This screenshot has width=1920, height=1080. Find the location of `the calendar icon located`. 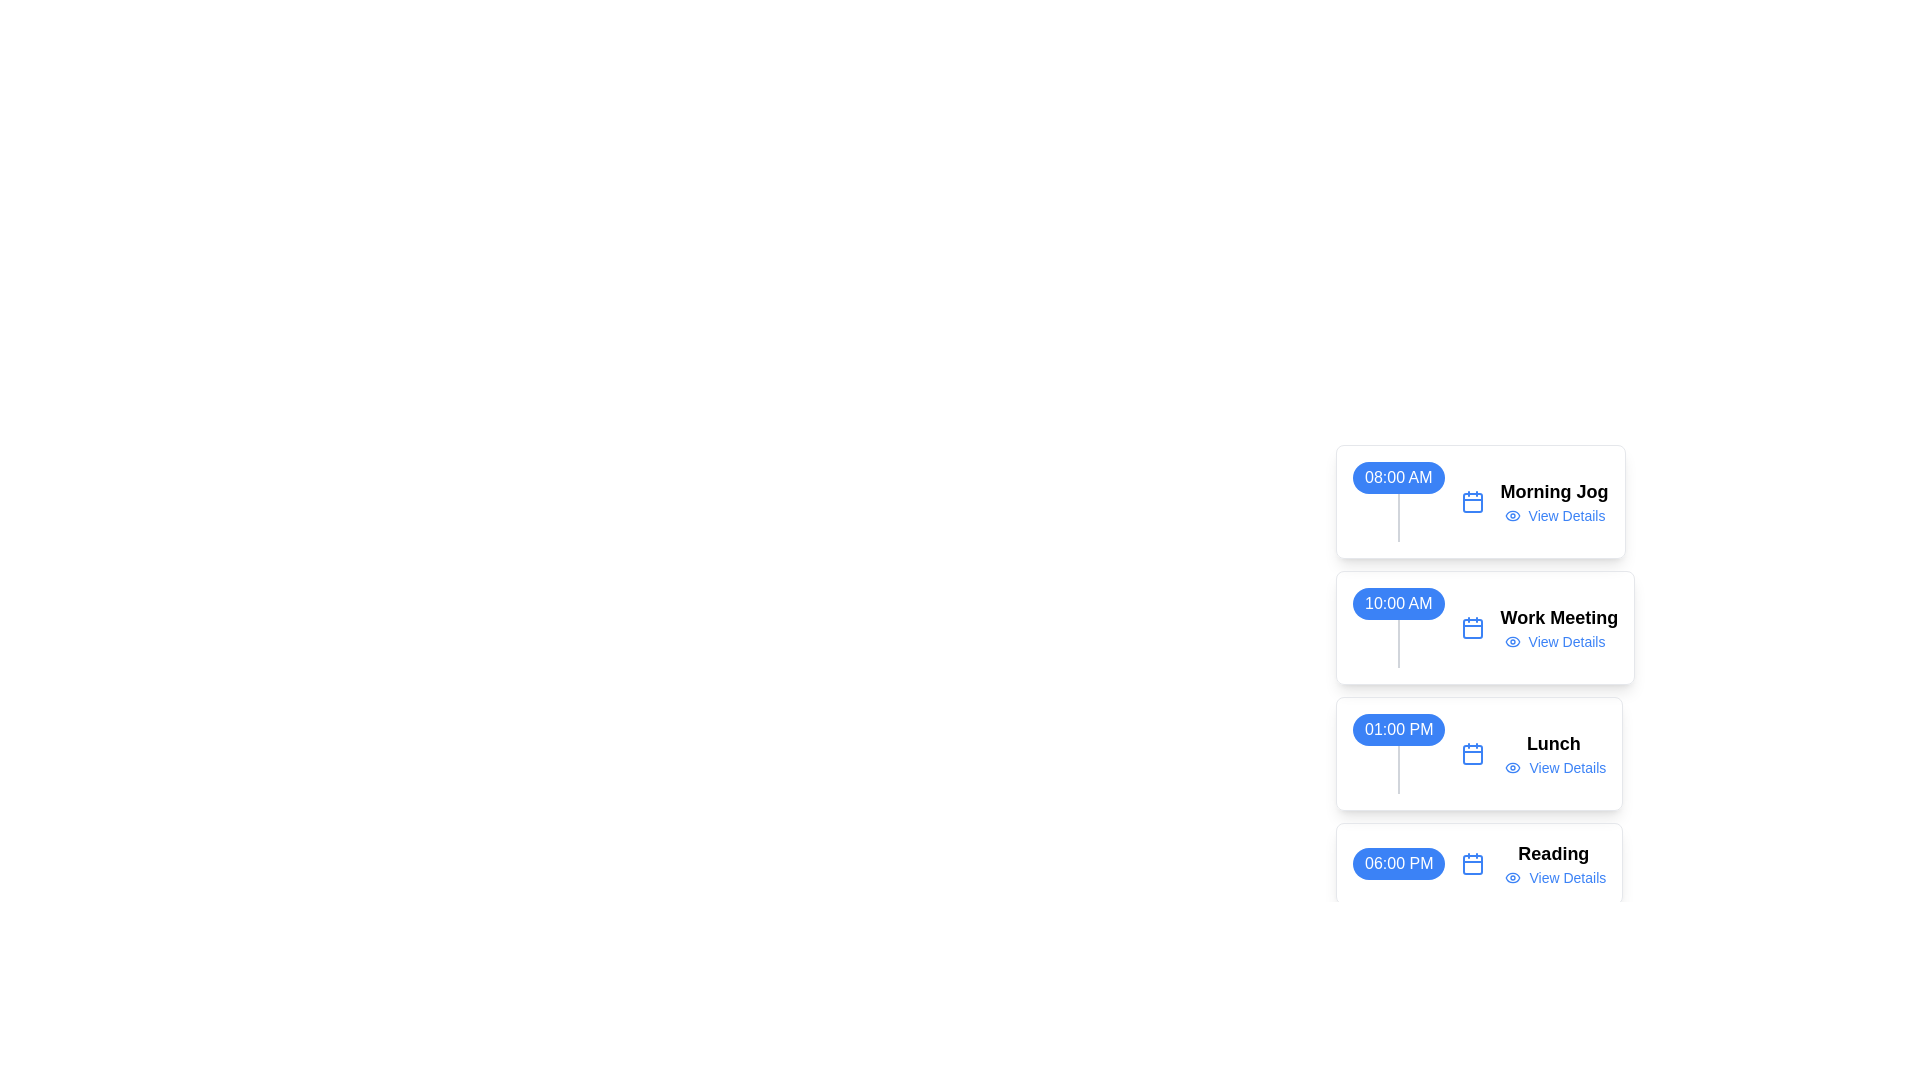

the calendar icon located is located at coordinates (1472, 500).